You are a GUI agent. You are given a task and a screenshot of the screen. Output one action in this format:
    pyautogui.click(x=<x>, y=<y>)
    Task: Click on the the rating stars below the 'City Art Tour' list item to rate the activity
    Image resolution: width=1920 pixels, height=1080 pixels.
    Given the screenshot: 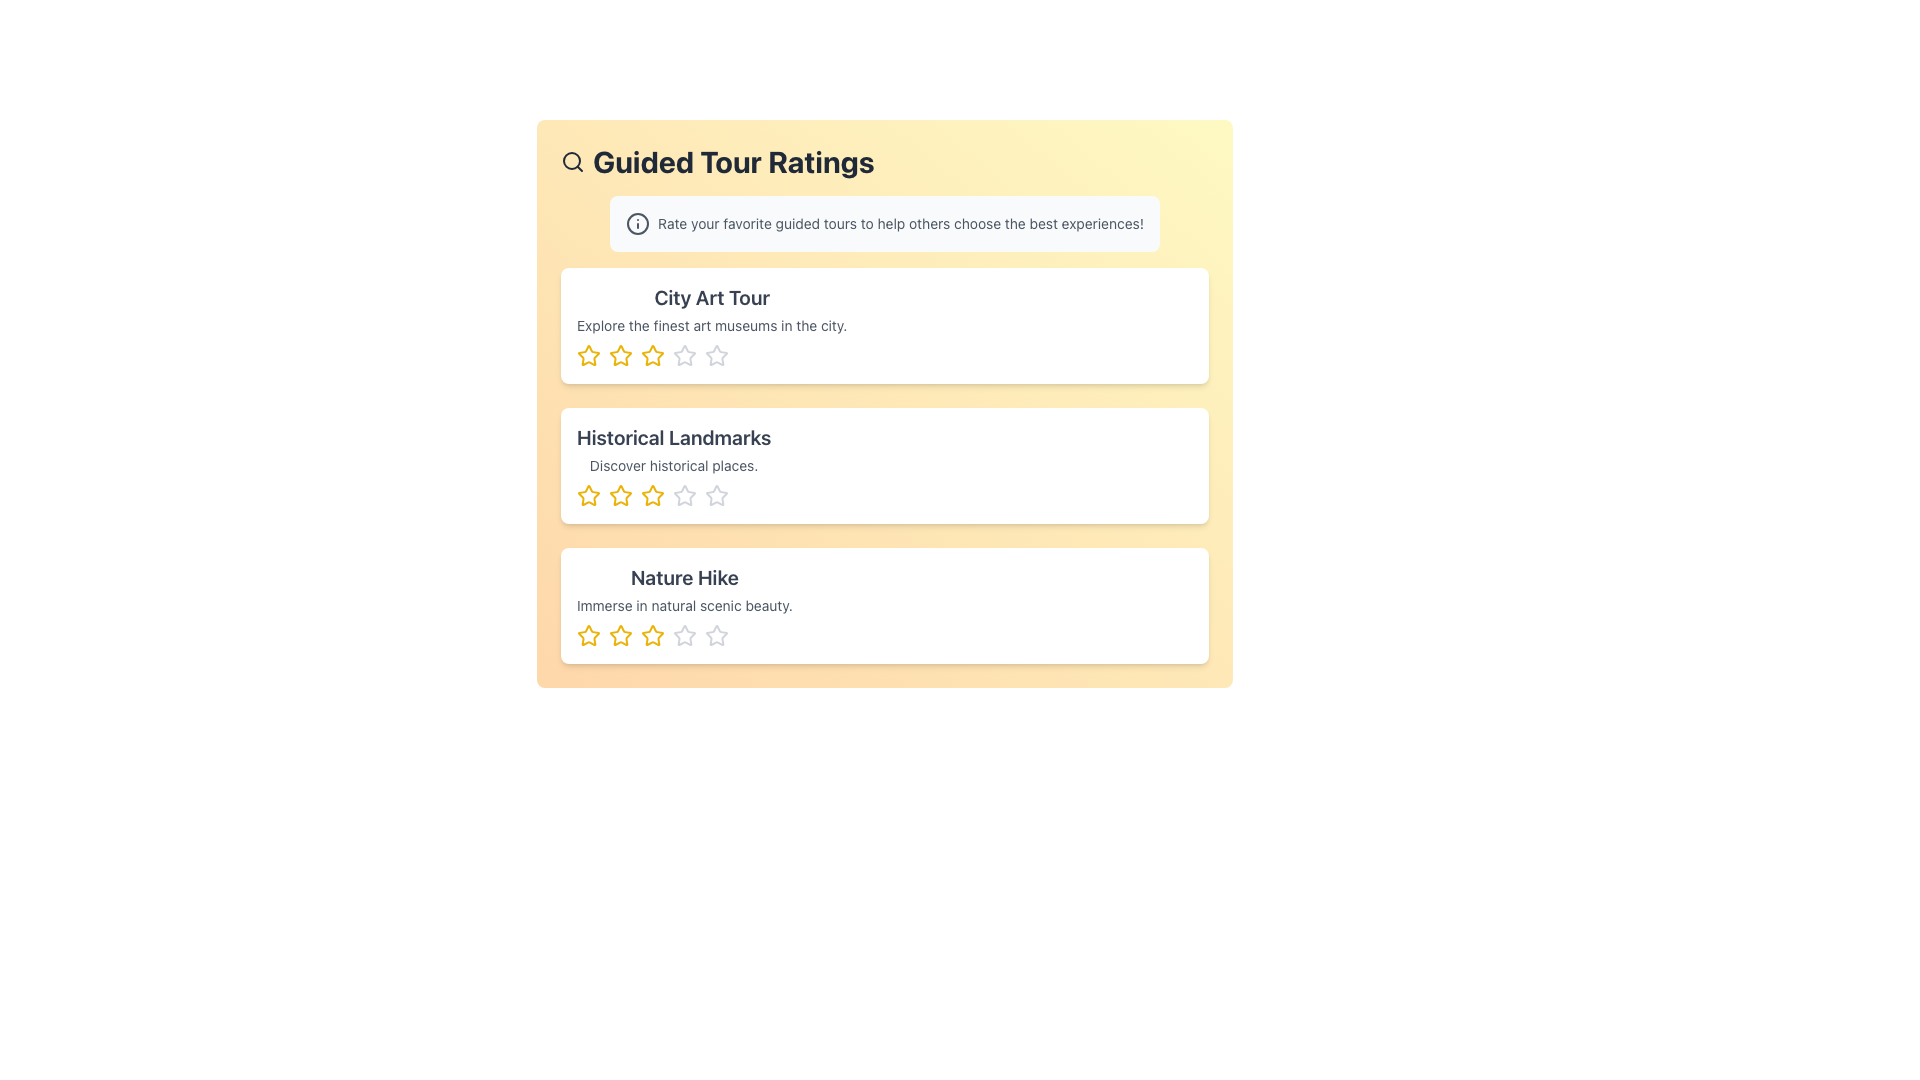 What is the action you would take?
    pyautogui.click(x=883, y=325)
    